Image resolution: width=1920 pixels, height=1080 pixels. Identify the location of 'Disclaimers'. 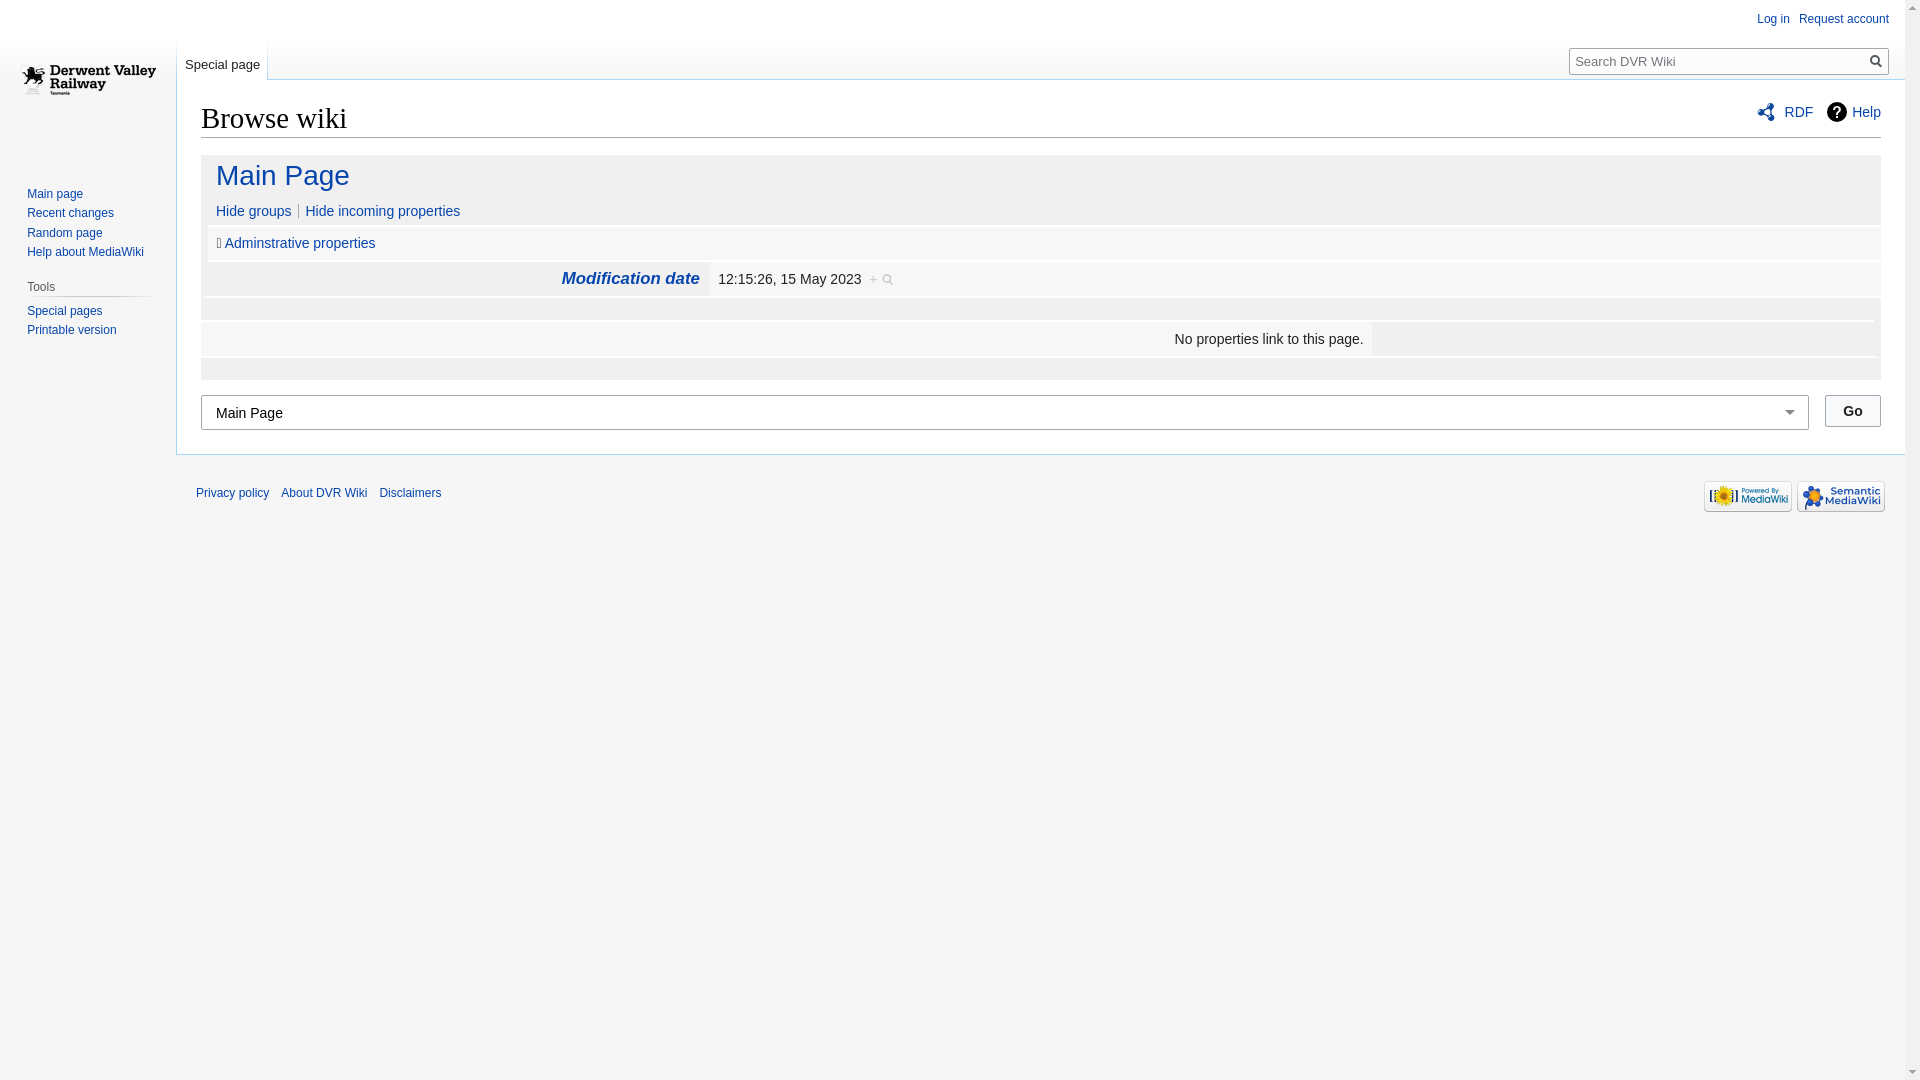
(408, 493).